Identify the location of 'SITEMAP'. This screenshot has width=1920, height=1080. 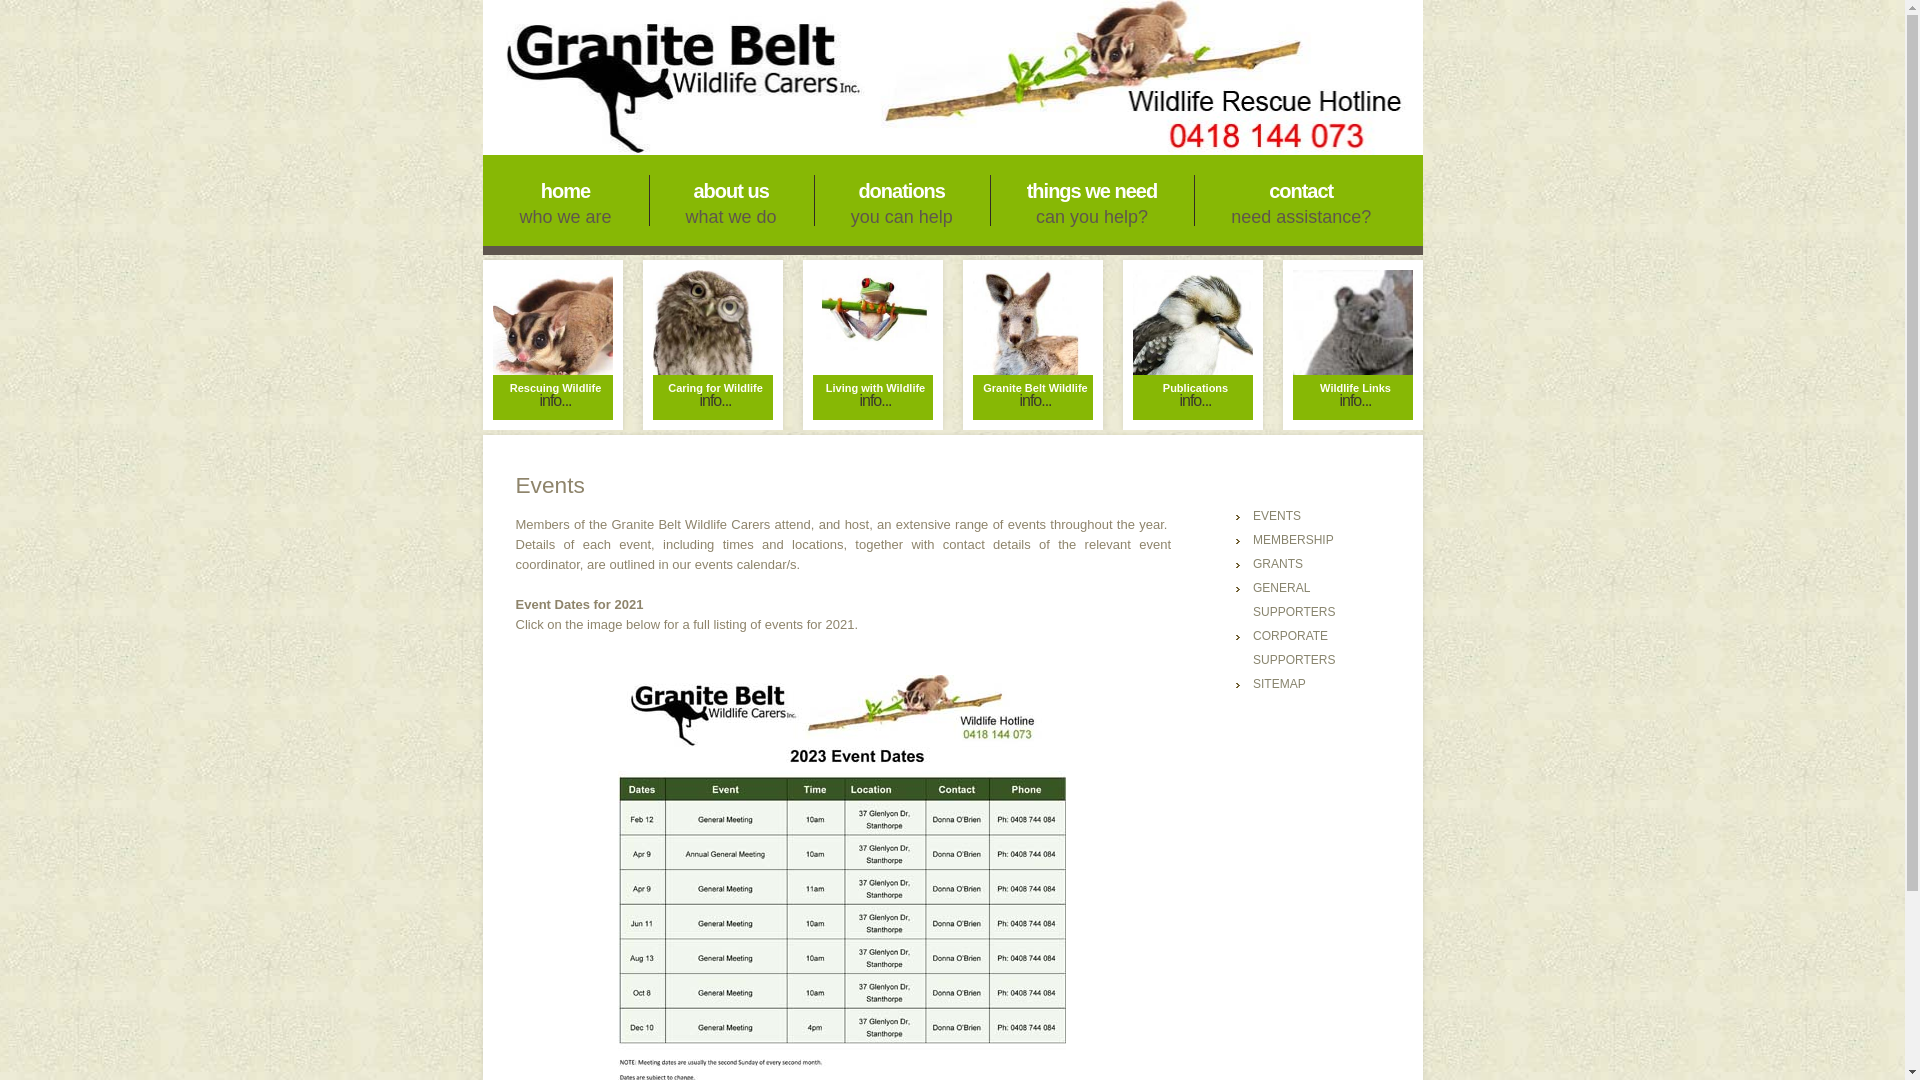
(1251, 682).